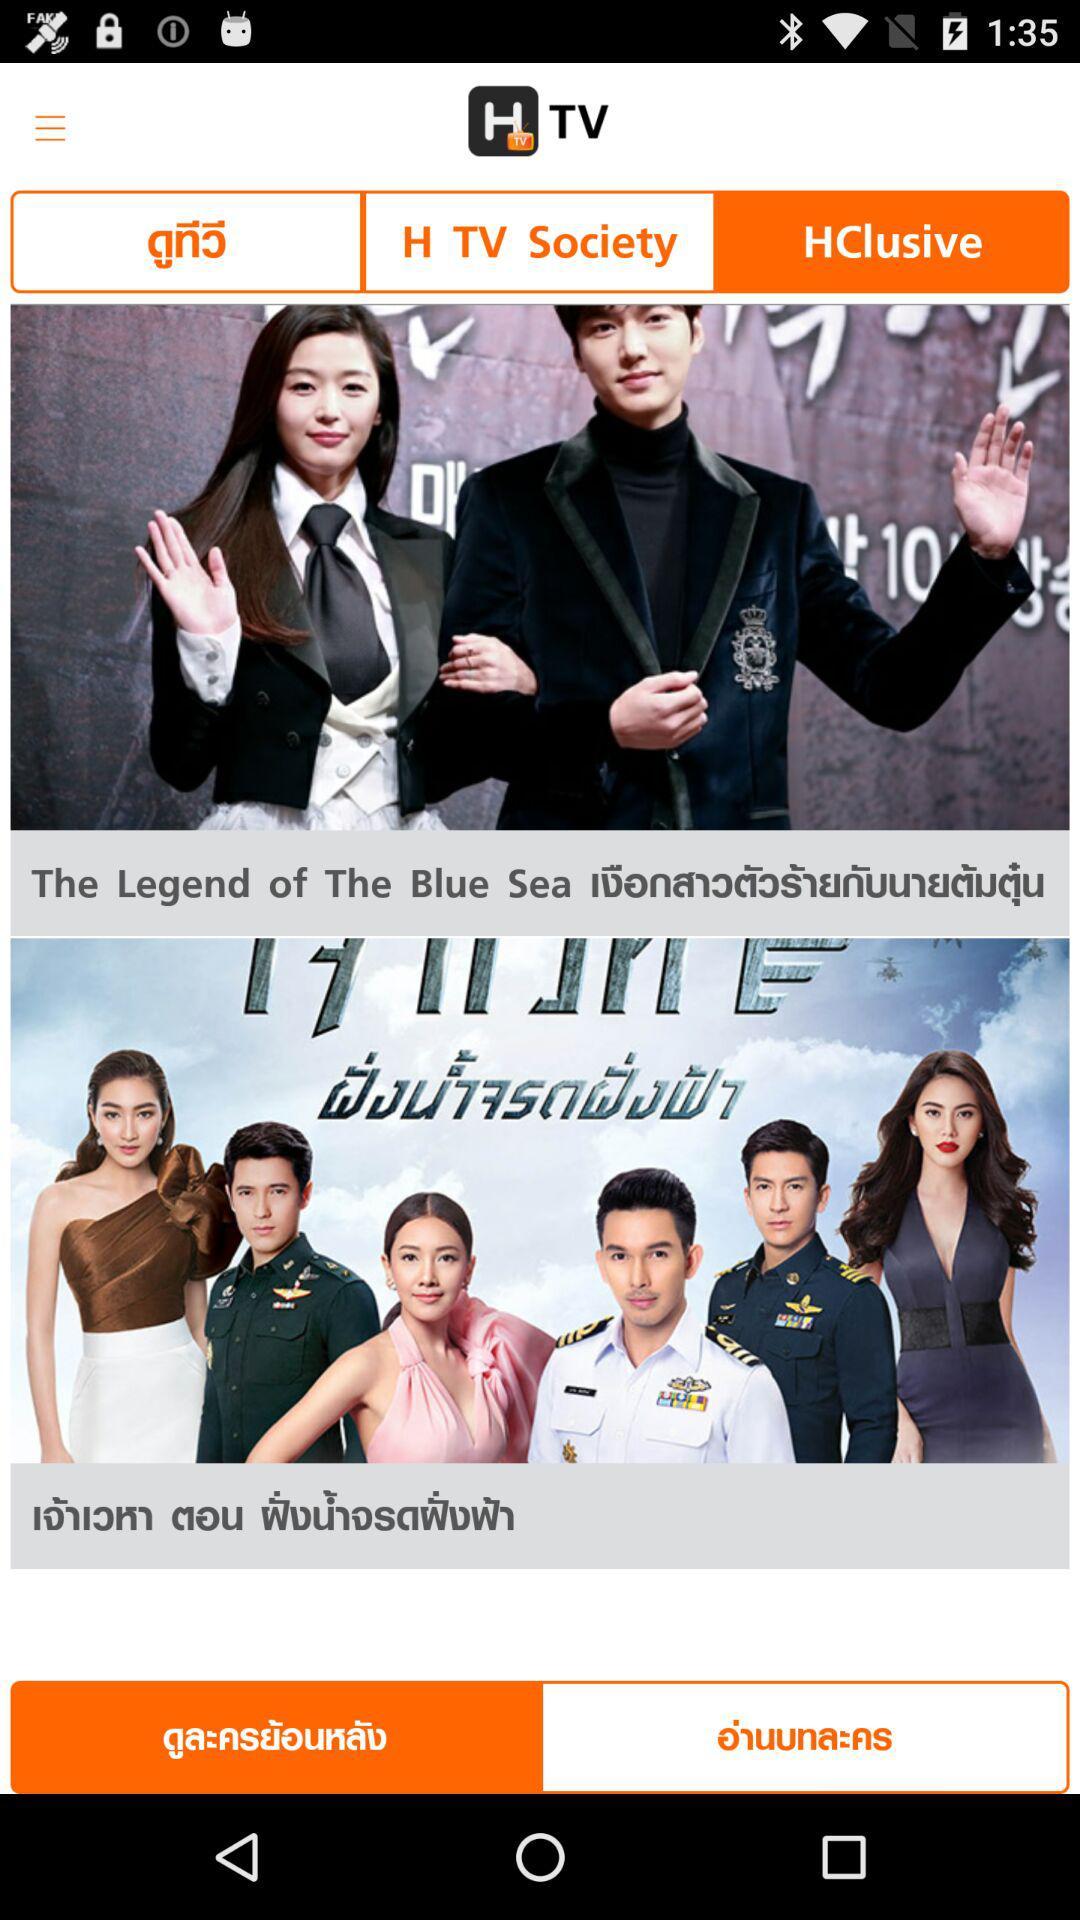 This screenshot has height=1920, width=1080. What do you see at coordinates (186, 240) in the screenshot?
I see `the item to the left of the h tv society button` at bounding box center [186, 240].